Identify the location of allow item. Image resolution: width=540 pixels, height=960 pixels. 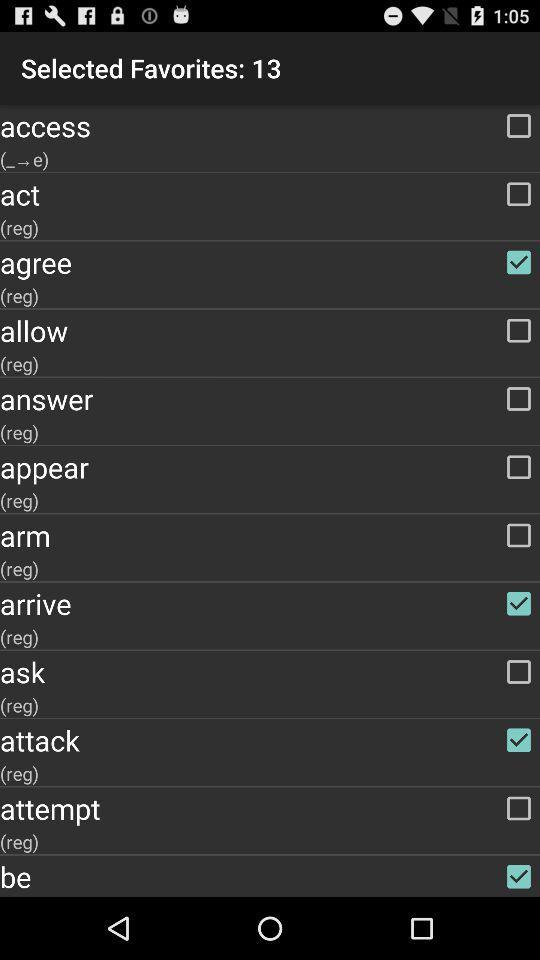
(270, 330).